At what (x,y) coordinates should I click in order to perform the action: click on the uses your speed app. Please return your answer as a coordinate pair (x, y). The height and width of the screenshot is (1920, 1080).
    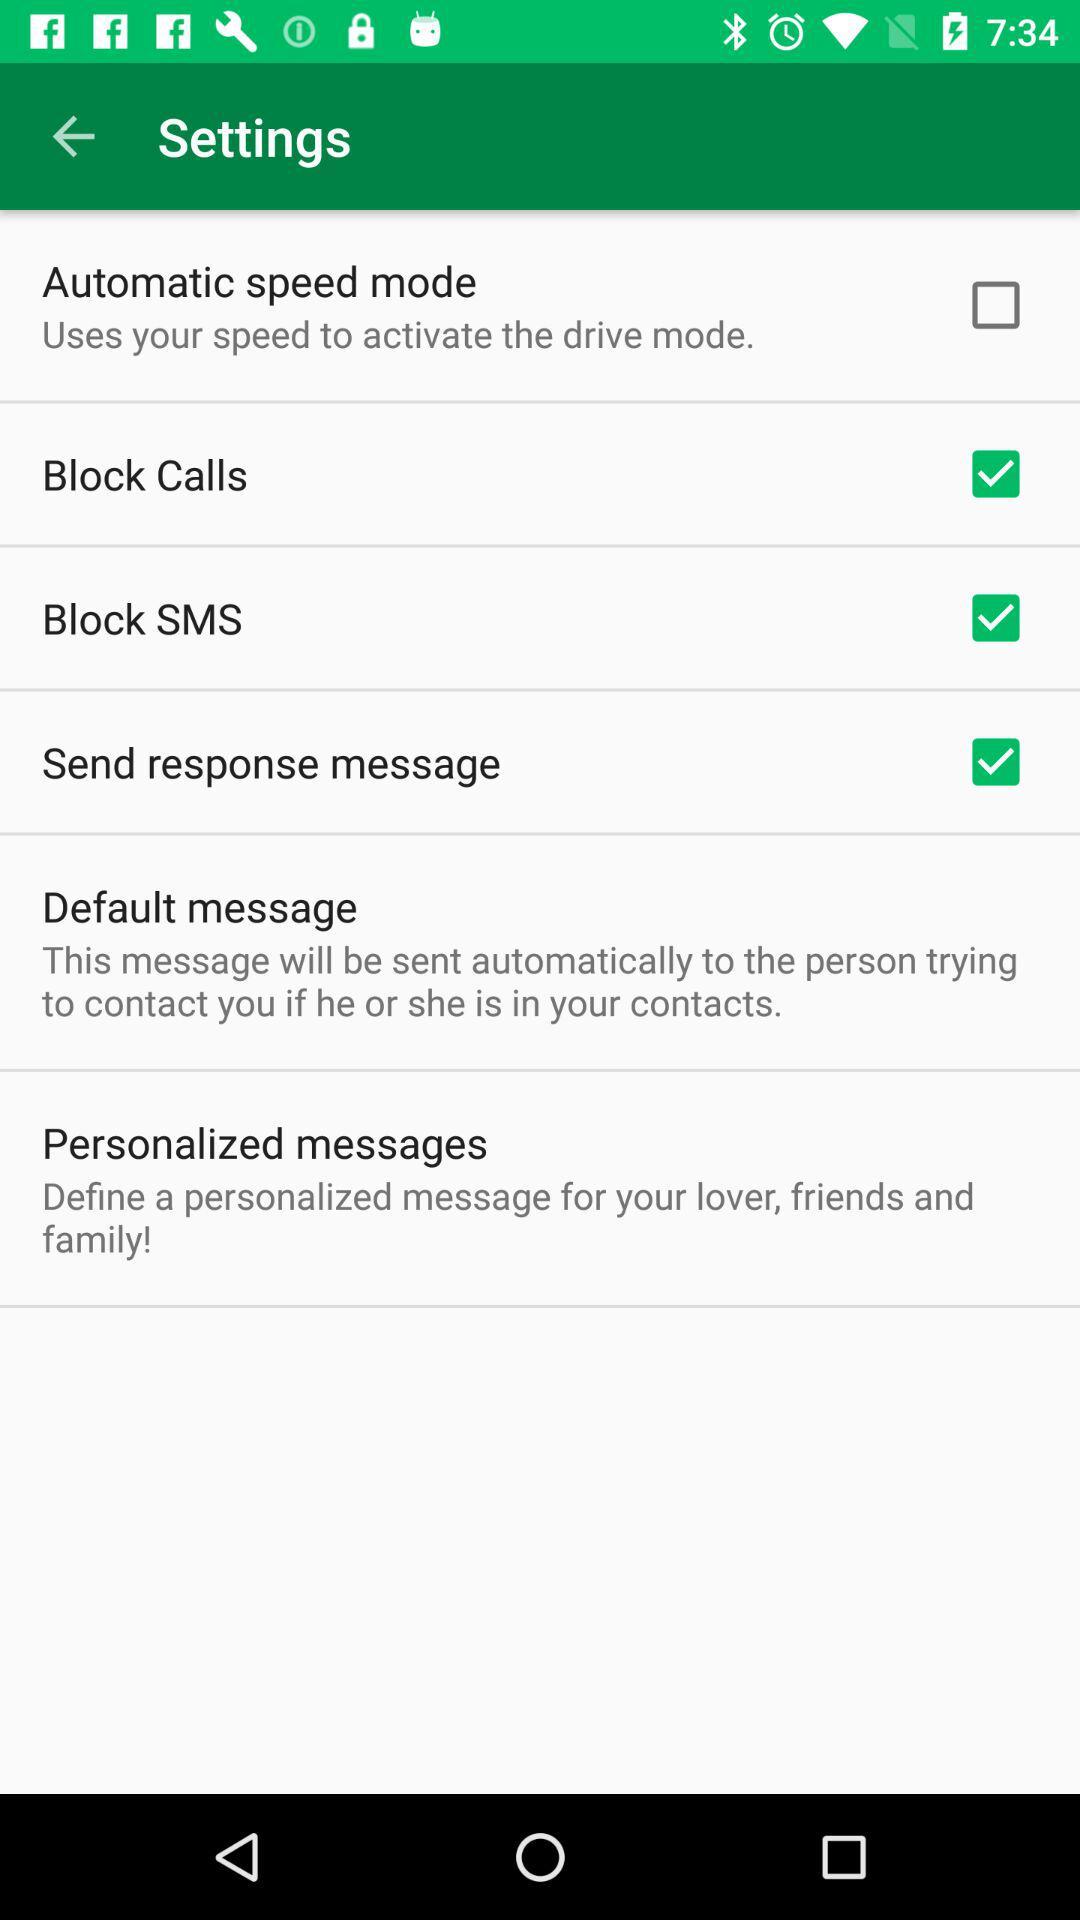
    Looking at the image, I should click on (398, 333).